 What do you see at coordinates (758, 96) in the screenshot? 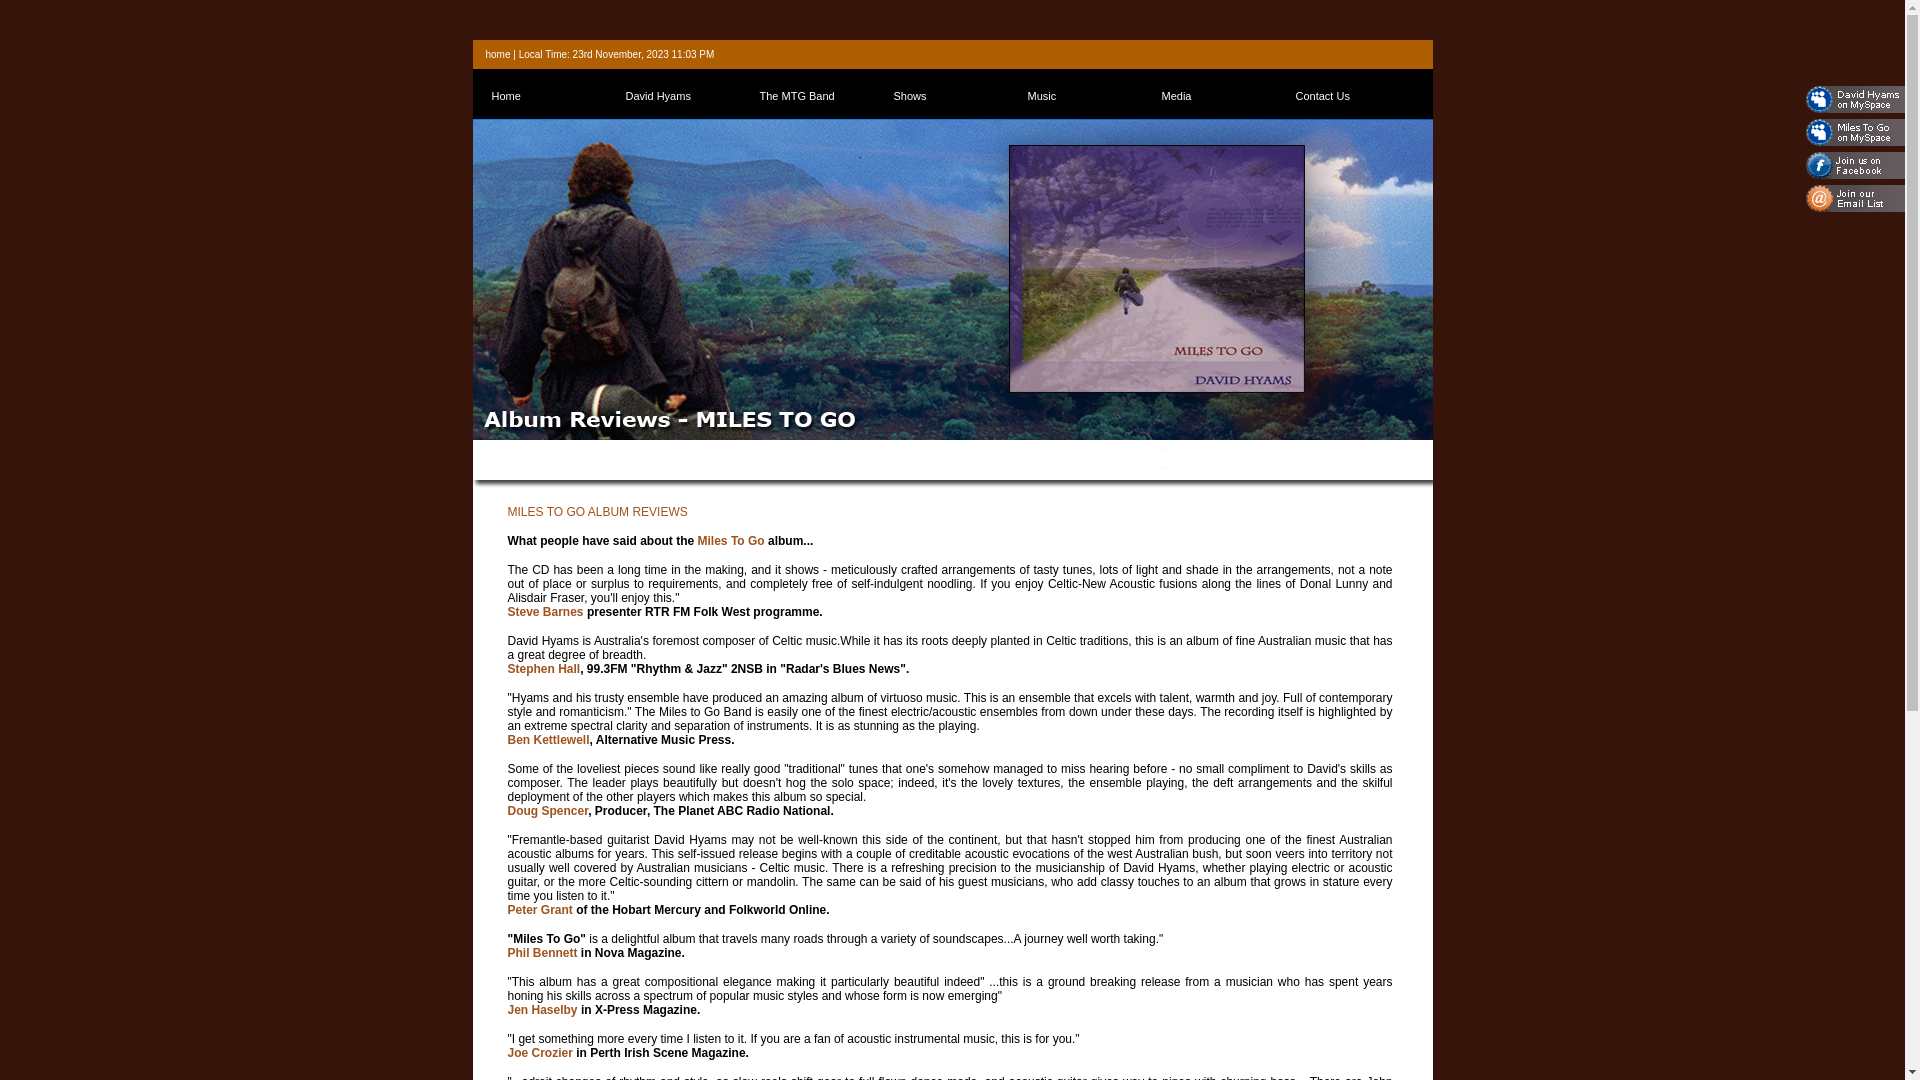
I see `'The MTG Band'` at bounding box center [758, 96].